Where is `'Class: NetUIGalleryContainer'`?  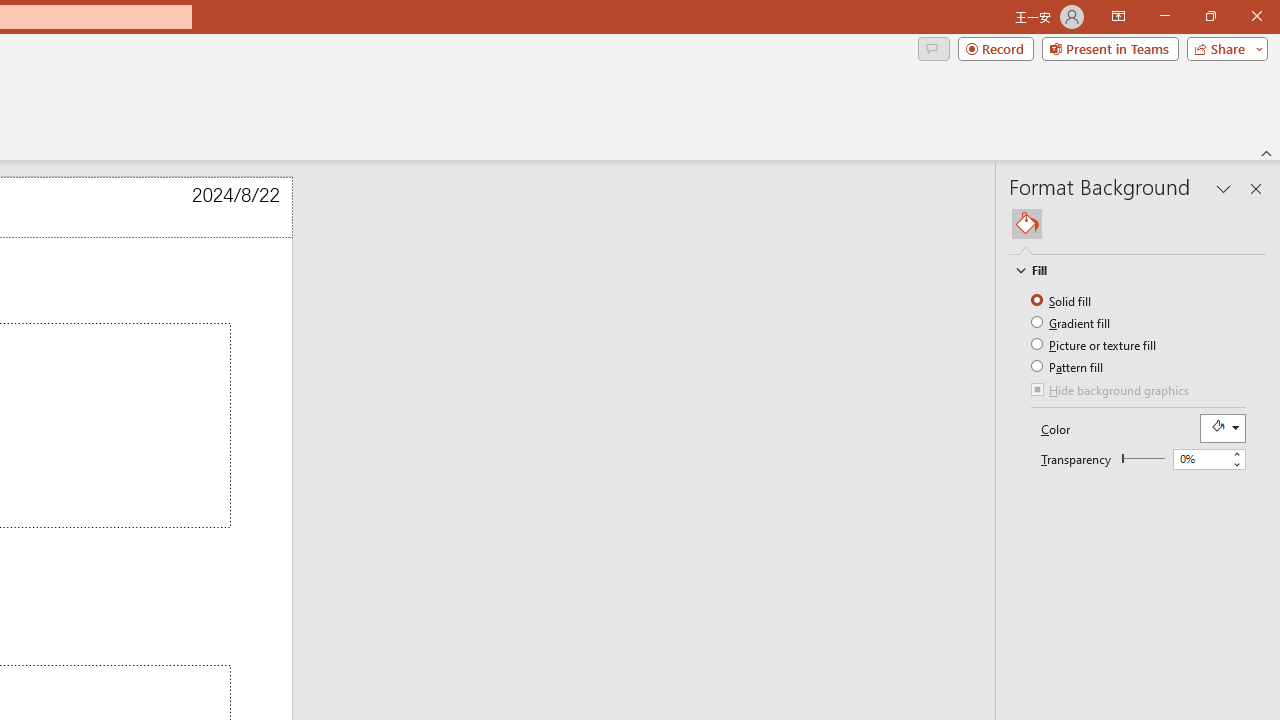 'Class: NetUIGalleryContainer' is located at coordinates (1138, 223).